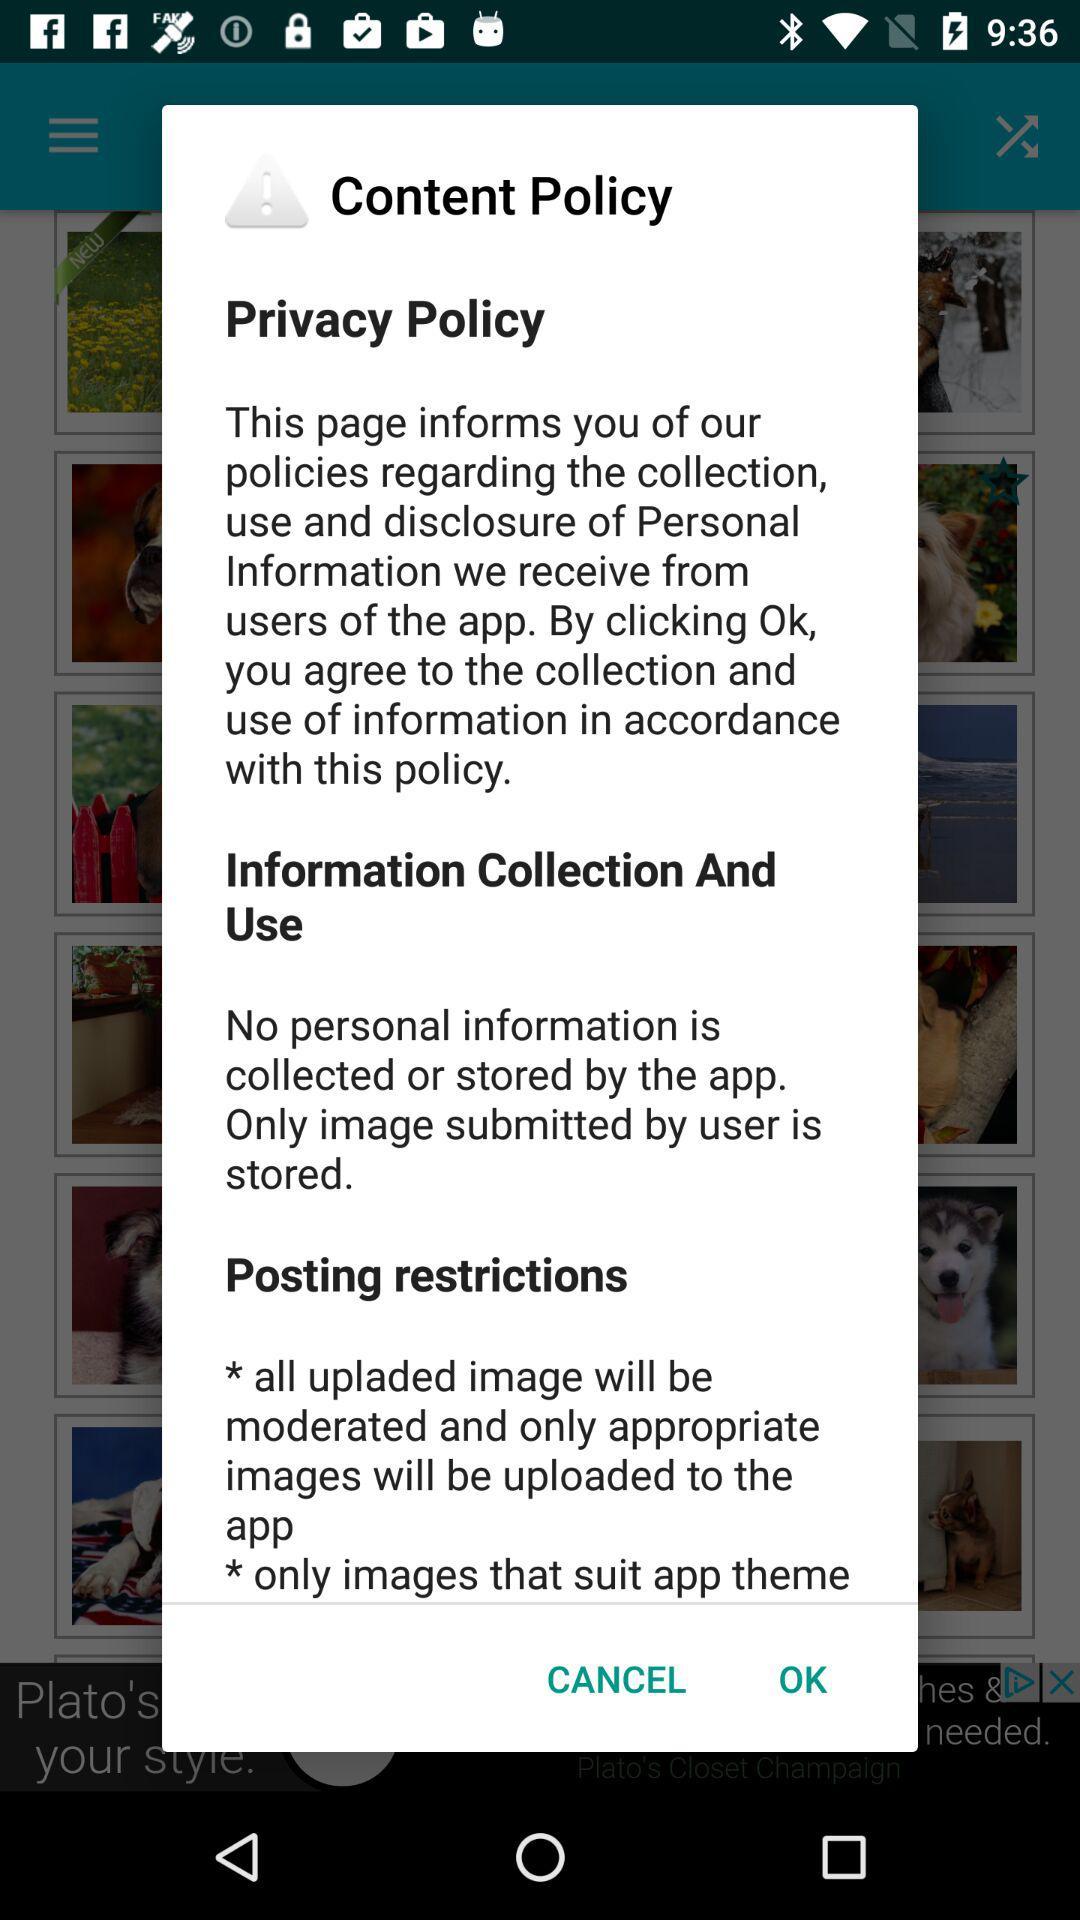  Describe the element at coordinates (615, 1678) in the screenshot. I see `icon next to ok icon` at that location.